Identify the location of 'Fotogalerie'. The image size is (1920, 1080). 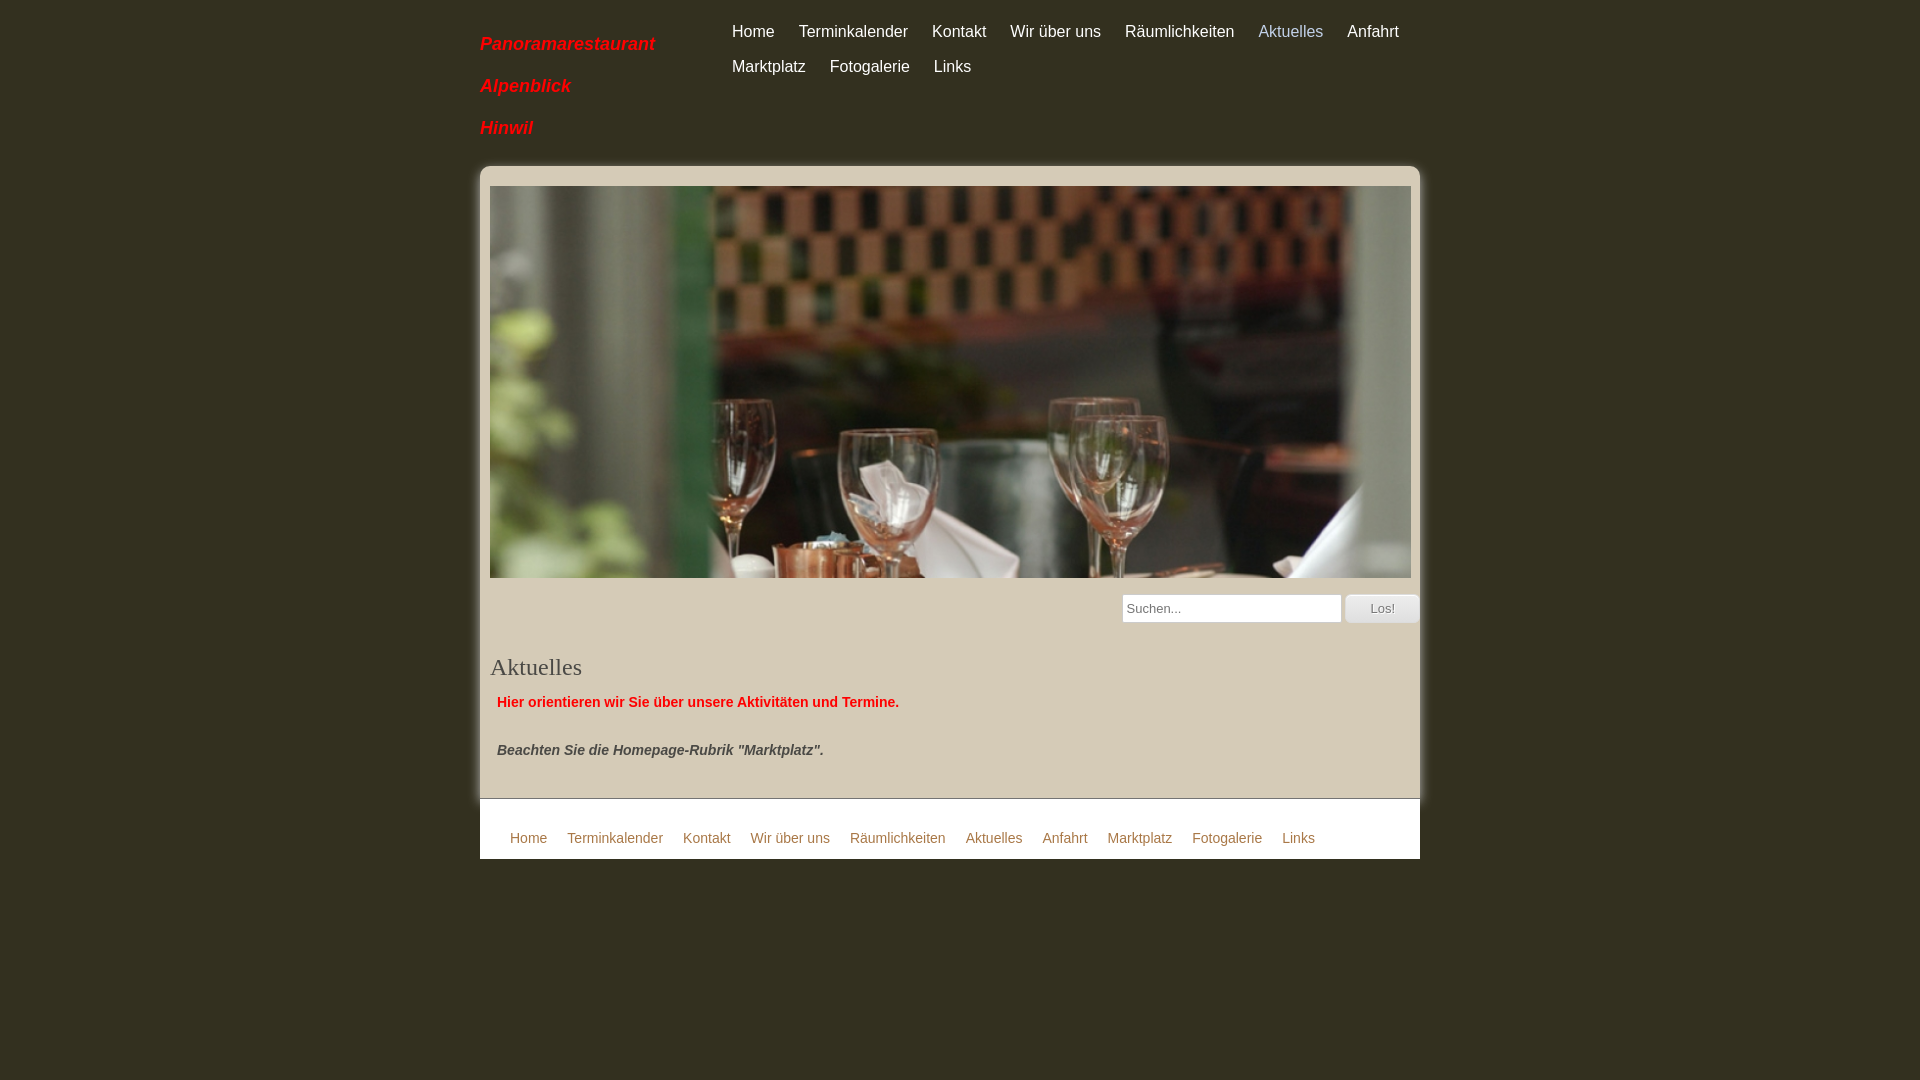
(1226, 837).